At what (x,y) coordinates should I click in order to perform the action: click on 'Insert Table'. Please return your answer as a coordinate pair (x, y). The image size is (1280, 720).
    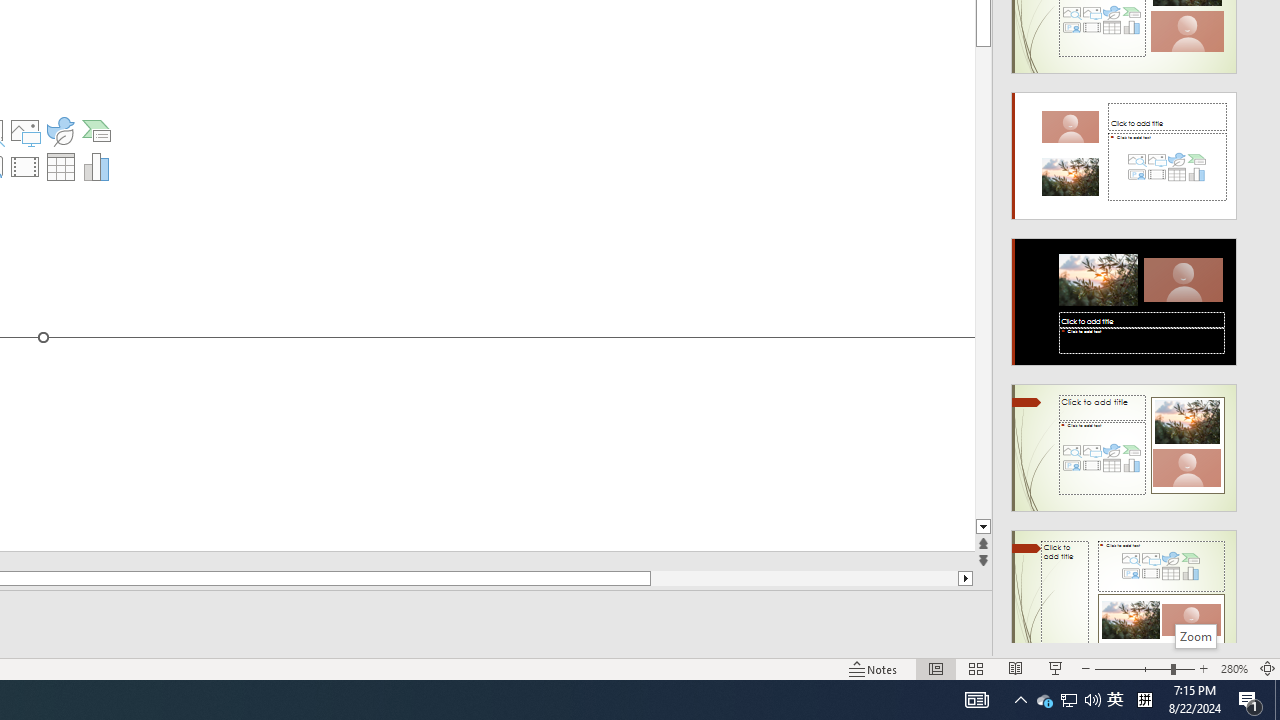
    Looking at the image, I should click on (60, 166).